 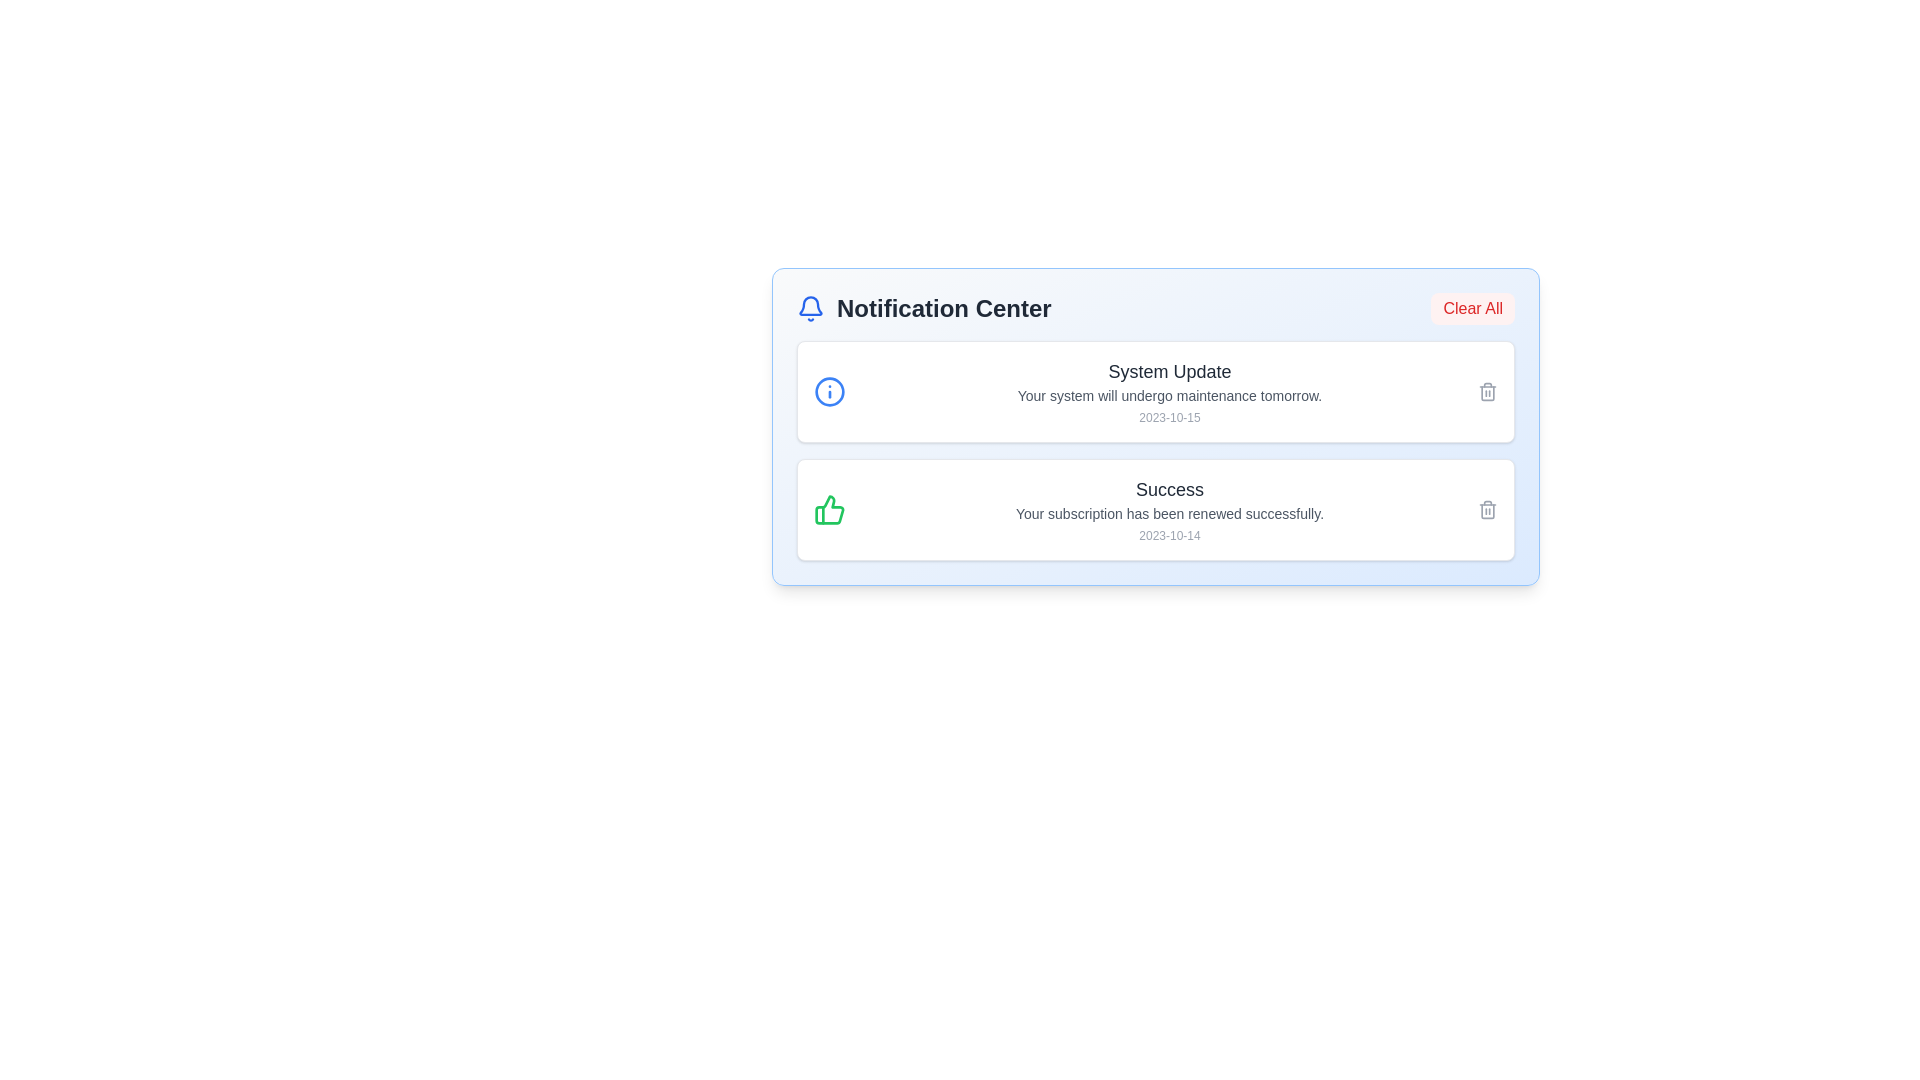 What do you see at coordinates (1170, 371) in the screenshot?
I see `the 'System Update' text label, which is displayed in a larger, bold font and gray shade at the top of the notification card in the Notification Center` at bounding box center [1170, 371].